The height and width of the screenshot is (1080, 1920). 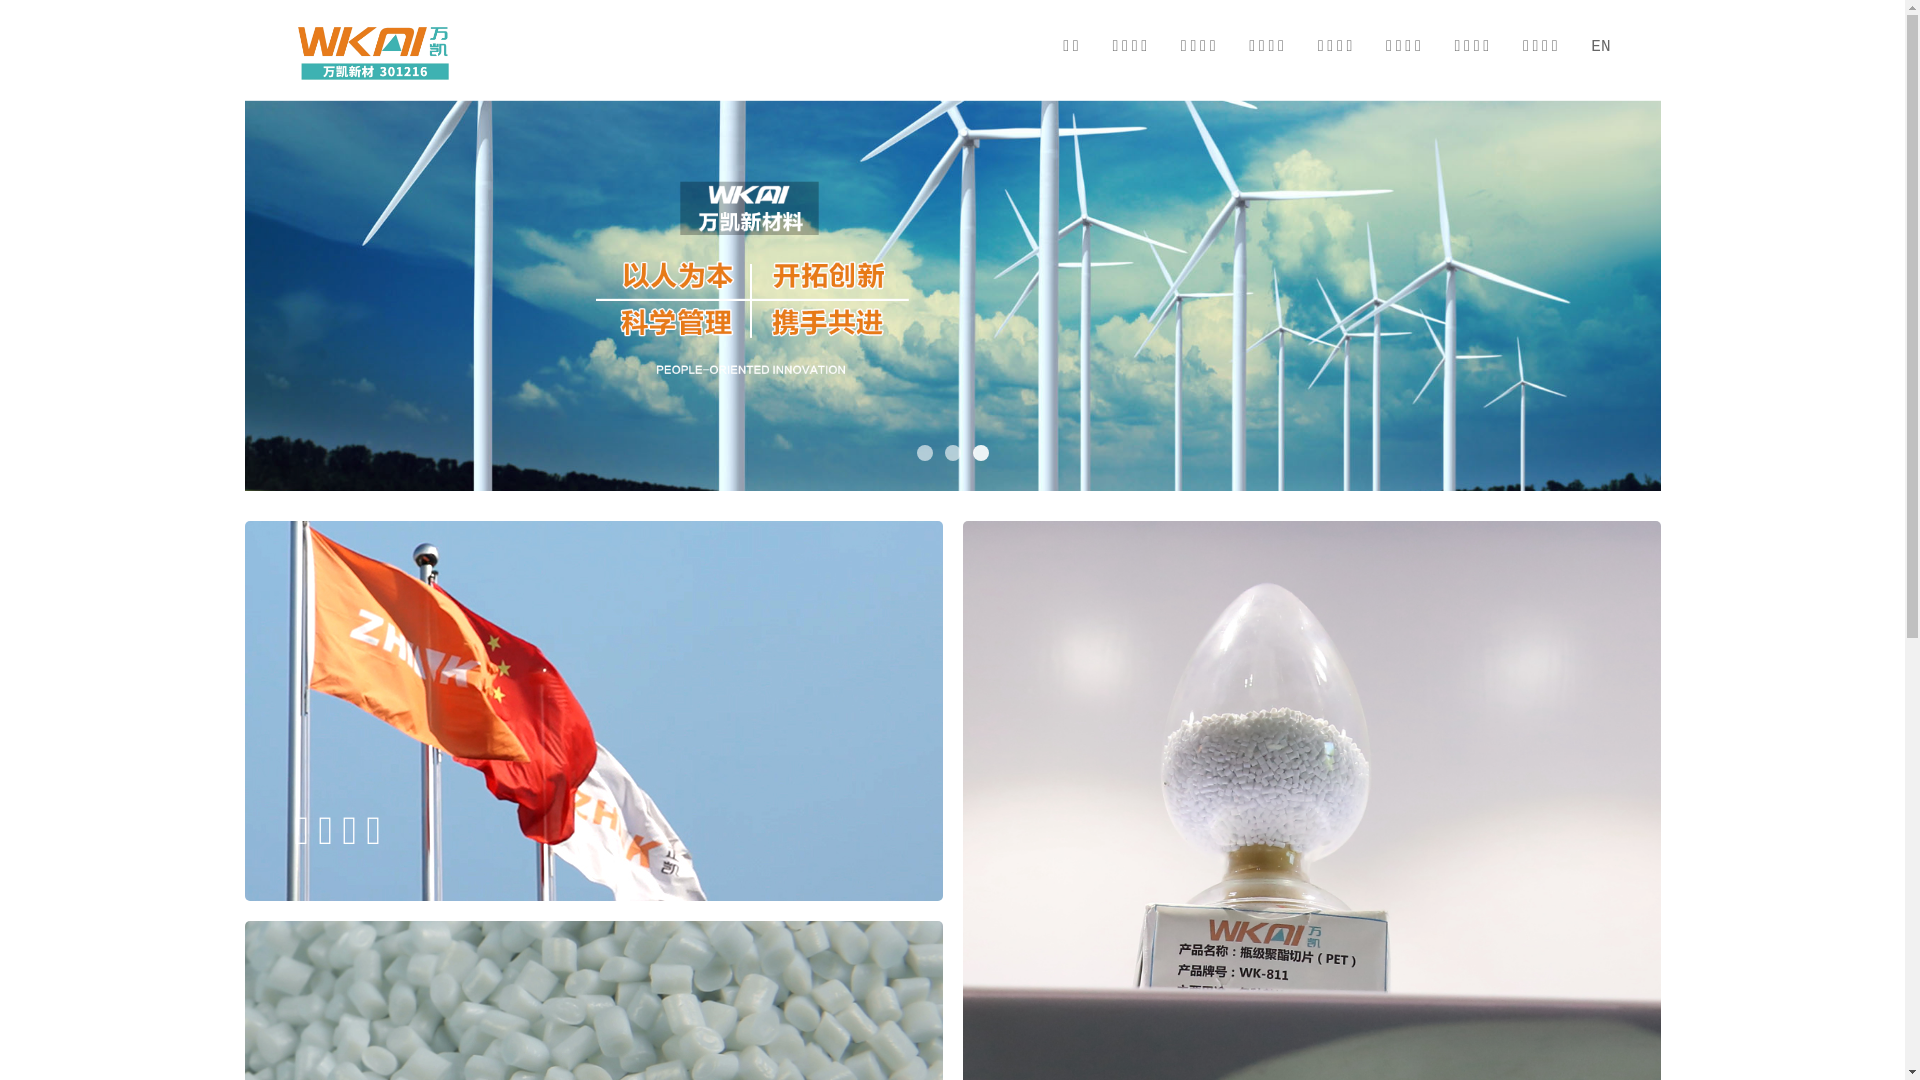 I want to click on '3', so click(x=971, y=452).